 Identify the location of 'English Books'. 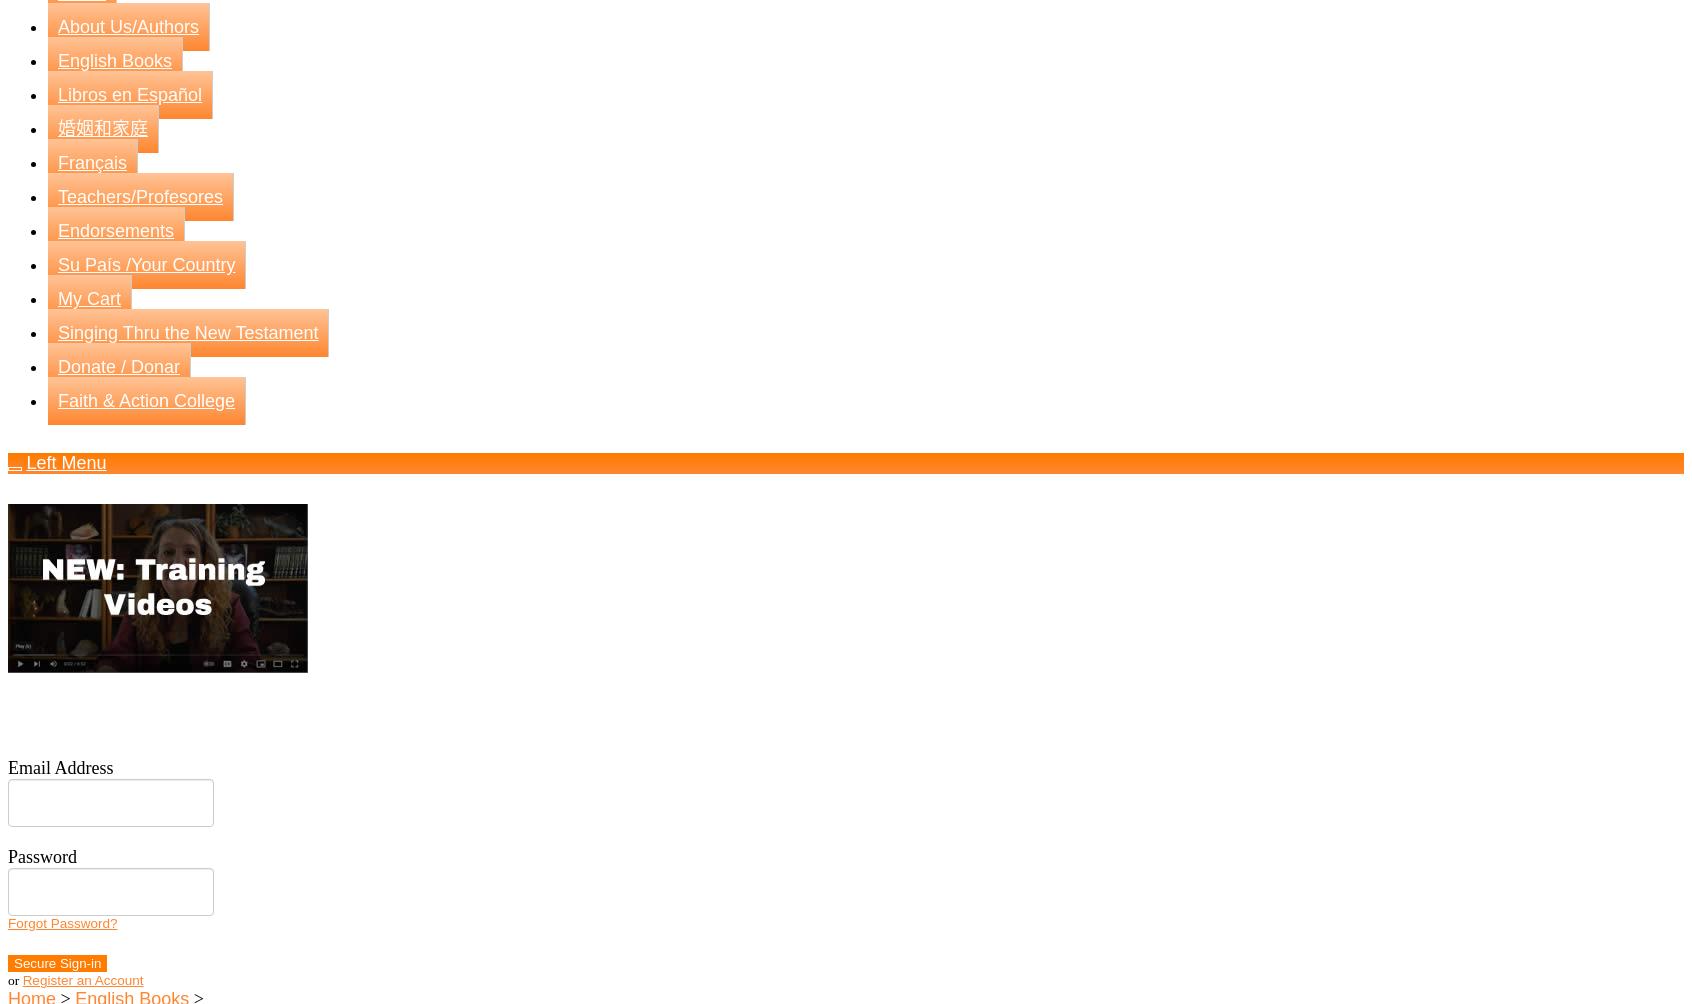
(115, 61).